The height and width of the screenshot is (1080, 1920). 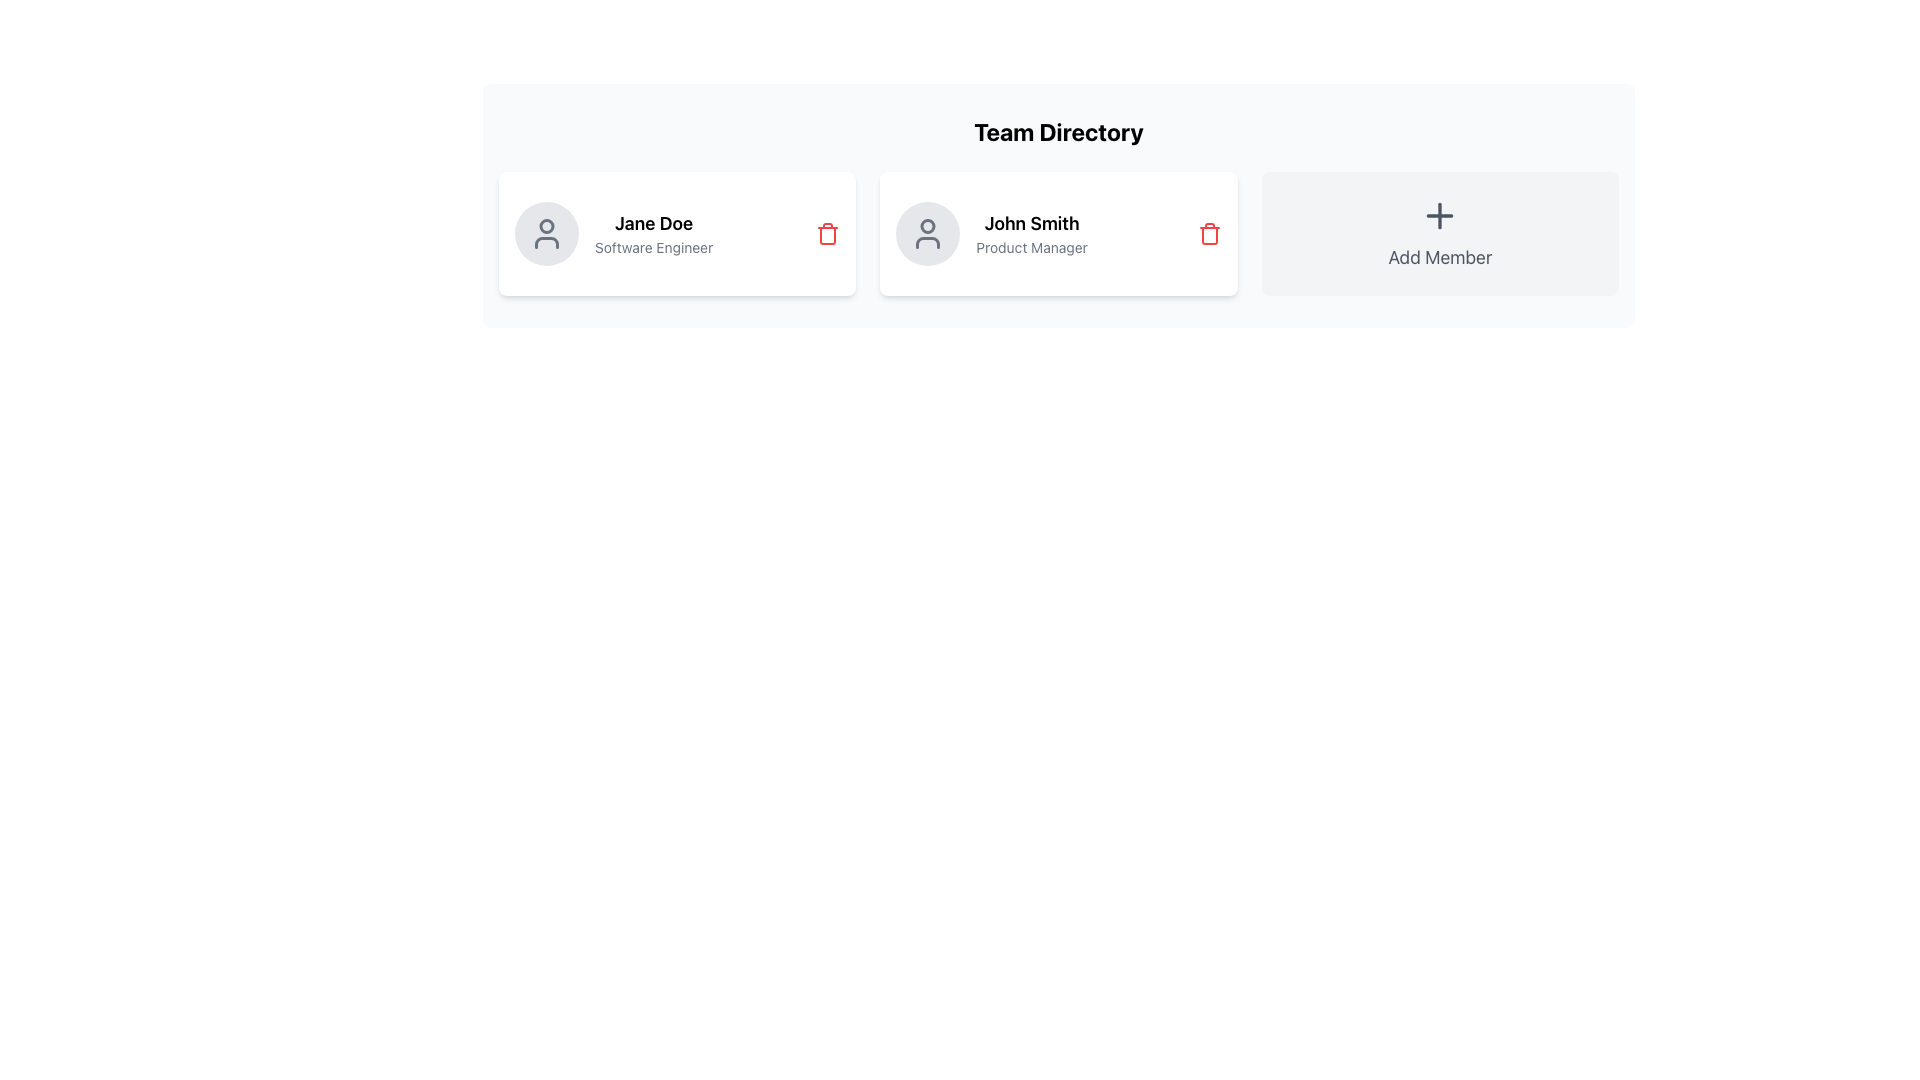 What do you see at coordinates (1032, 233) in the screenshot?
I see `the 'John Smith' text label, which is located in the center of the second card from the left under the 'Team Directory' header, featuring a bold font and a smaller gray text beneath it` at bounding box center [1032, 233].